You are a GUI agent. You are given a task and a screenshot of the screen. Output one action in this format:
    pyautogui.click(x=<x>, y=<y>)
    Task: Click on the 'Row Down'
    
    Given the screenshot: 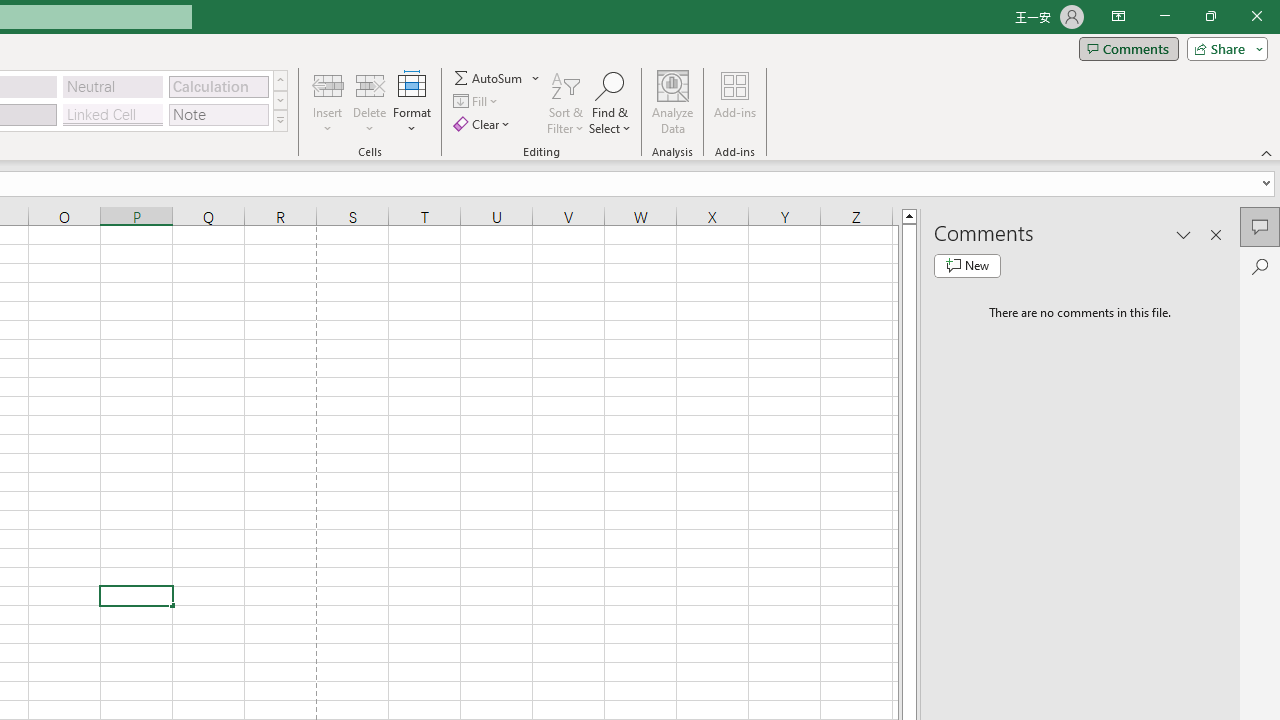 What is the action you would take?
    pyautogui.click(x=279, y=100)
    